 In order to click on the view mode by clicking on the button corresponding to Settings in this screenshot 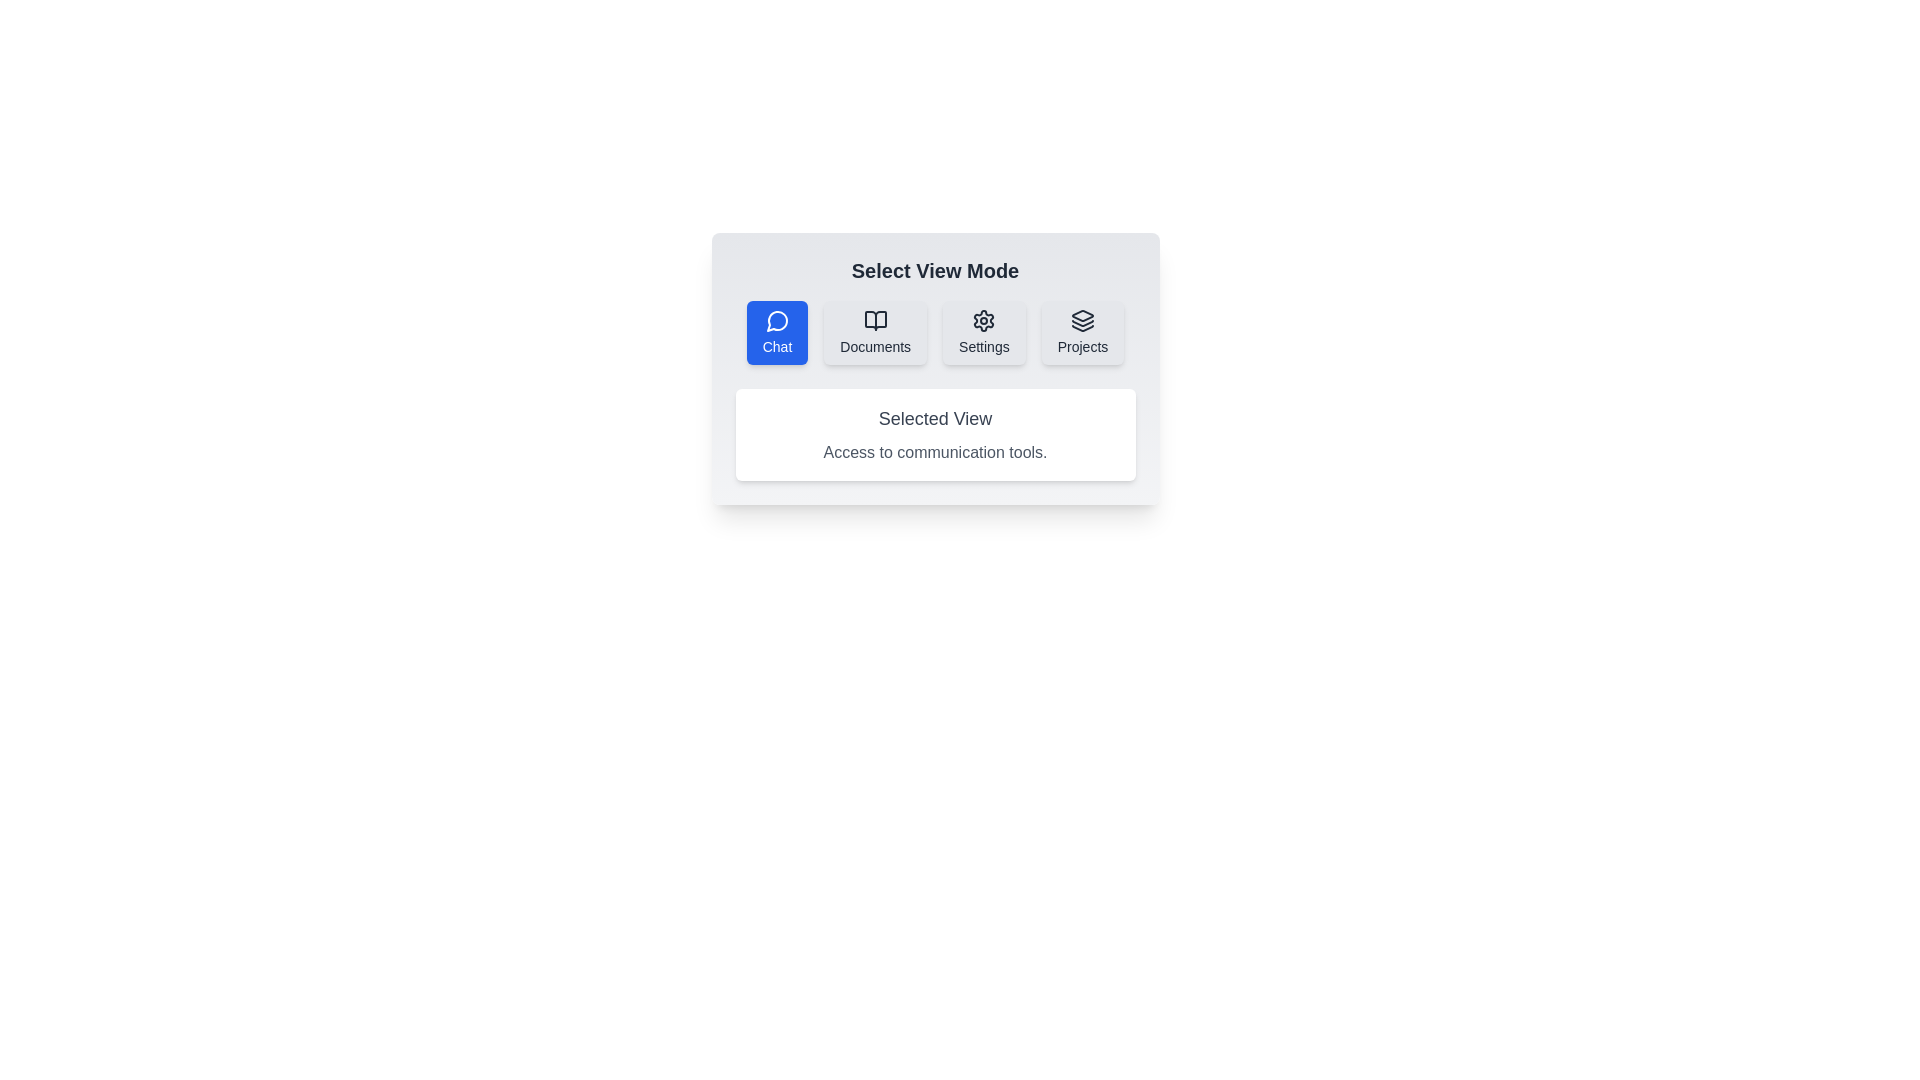, I will do `click(984, 331)`.